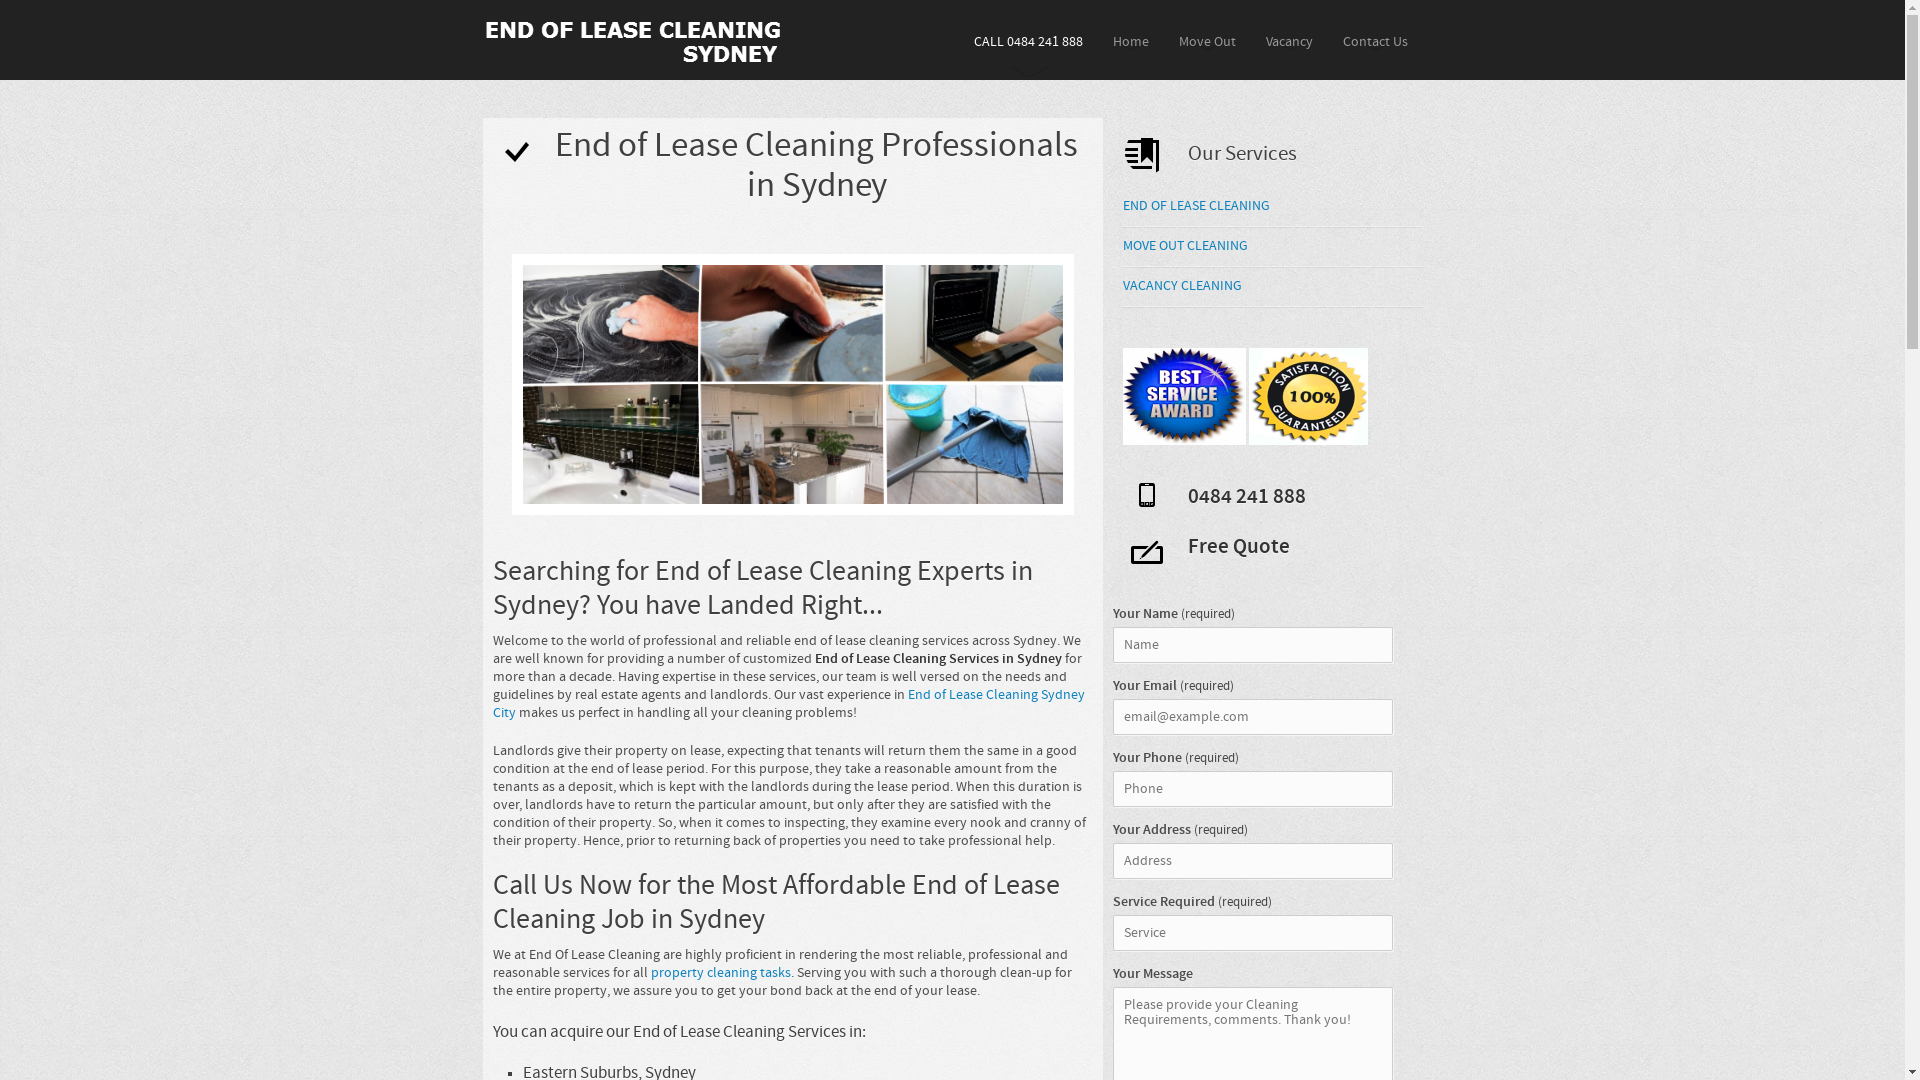  Describe the element at coordinates (1131, 38) in the screenshot. I see `'Home'` at that location.